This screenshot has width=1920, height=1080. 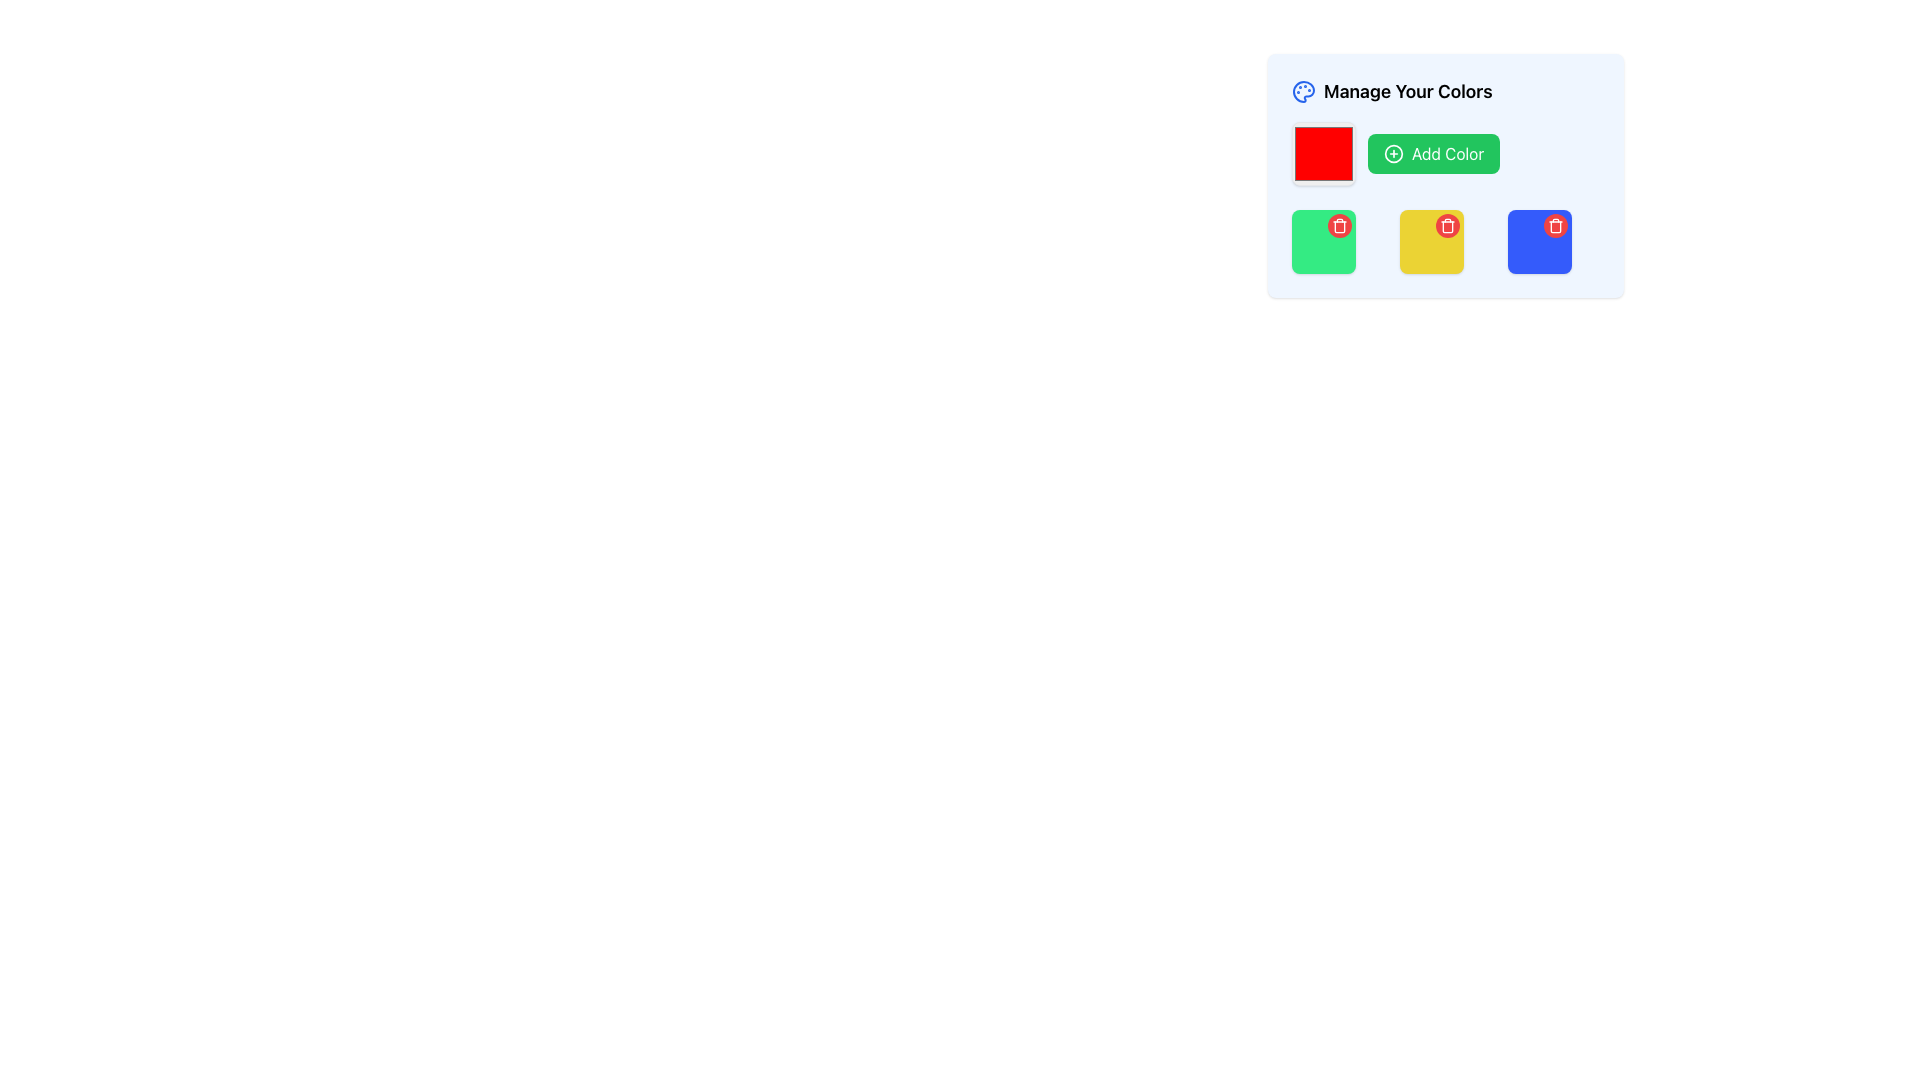 What do you see at coordinates (1448, 225) in the screenshot?
I see `the delete button located at the top-right corner of the square card` at bounding box center [1448, 225].